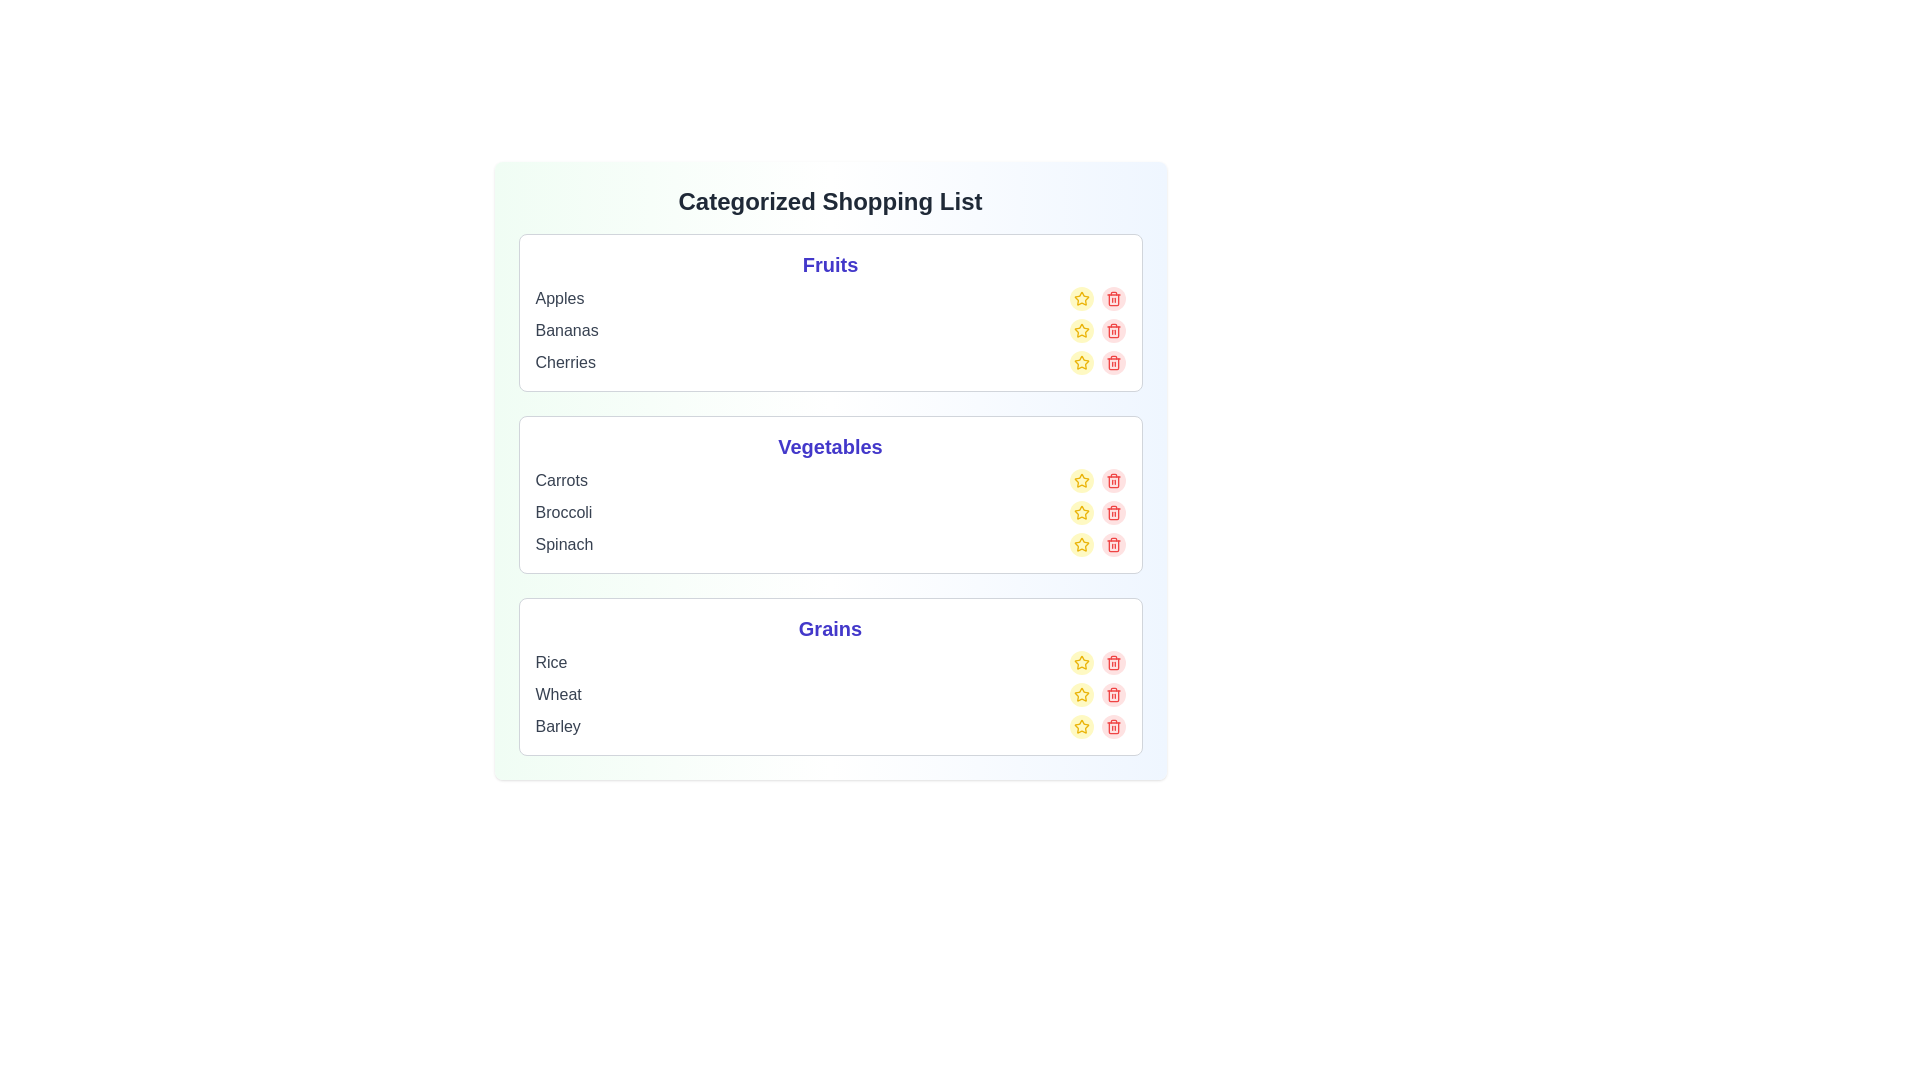 The image size is (1920, 1080). I want to click on the category title Fruits to read its name, so click(830, 264).